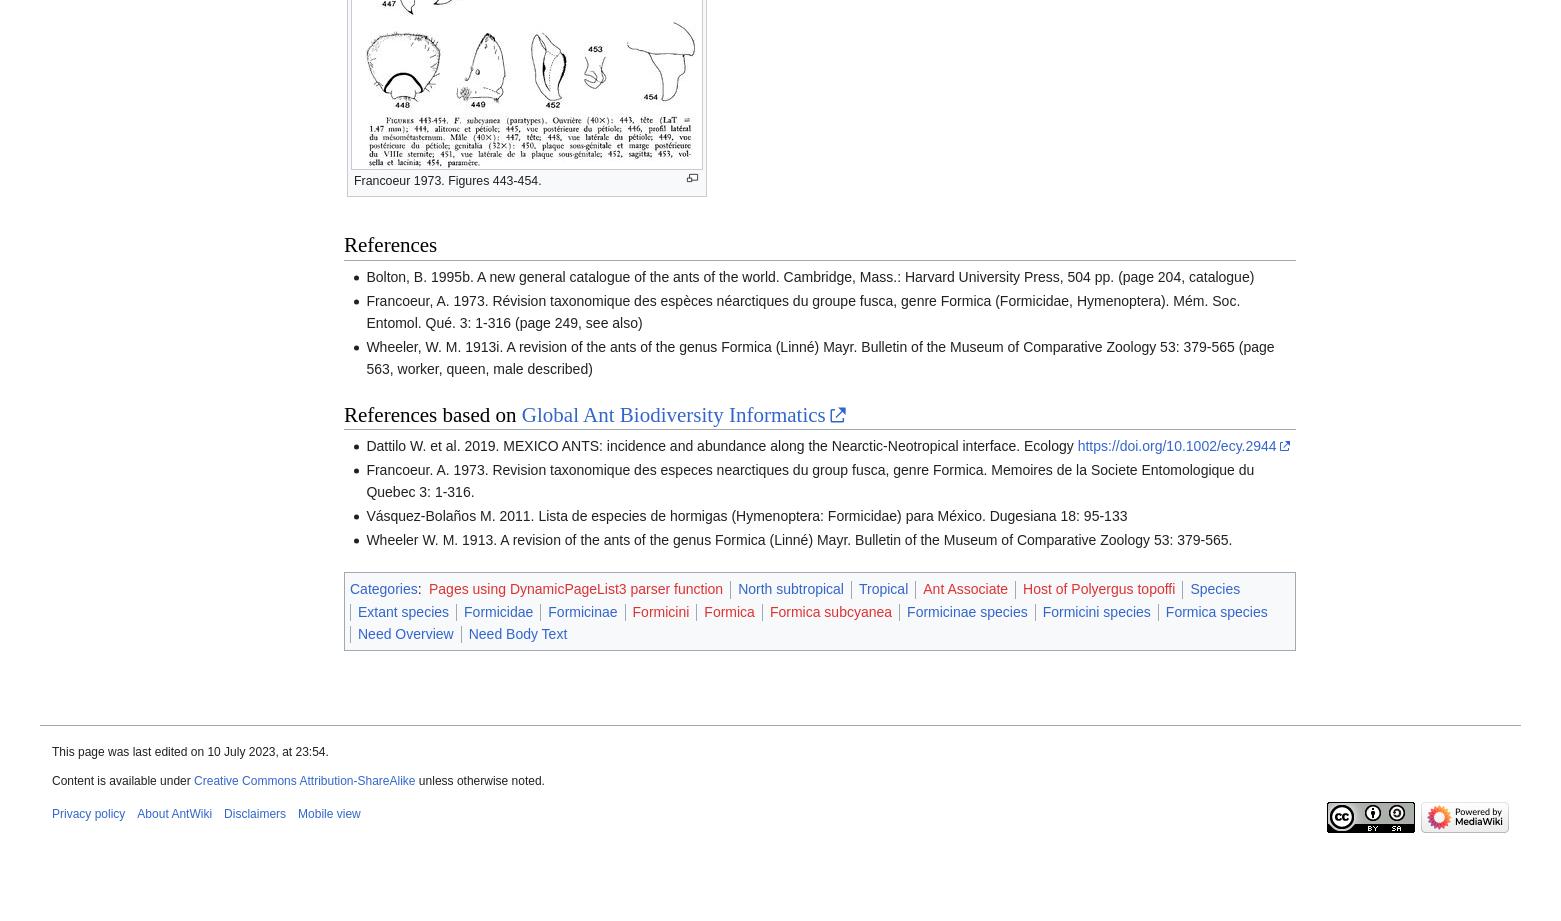 This screenshot has width=1561, height=921. What do you see at coordinates (427, 587) in the screenshot?
I see `'Pages using DynamicPageList3 parser function'` at bounding box center [427, 587].